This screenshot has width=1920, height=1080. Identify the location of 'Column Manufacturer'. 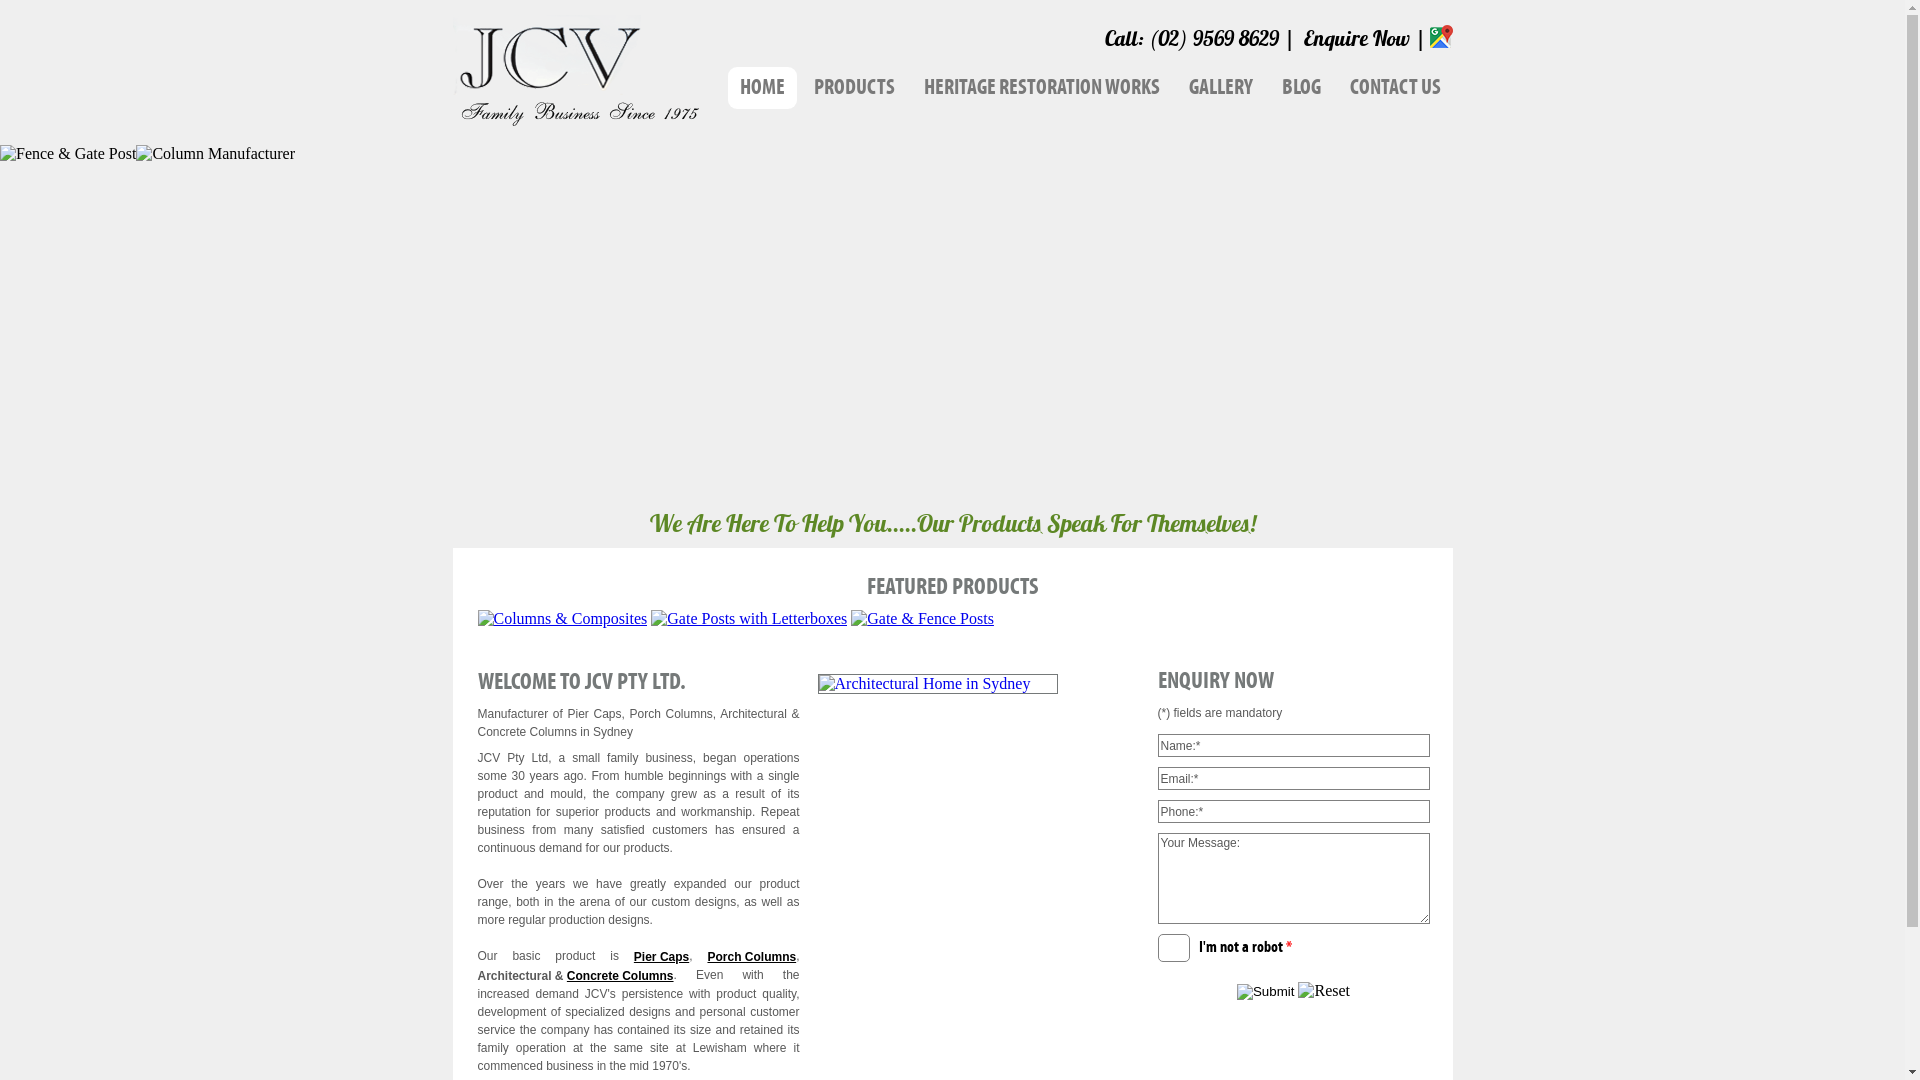
(215, 153).